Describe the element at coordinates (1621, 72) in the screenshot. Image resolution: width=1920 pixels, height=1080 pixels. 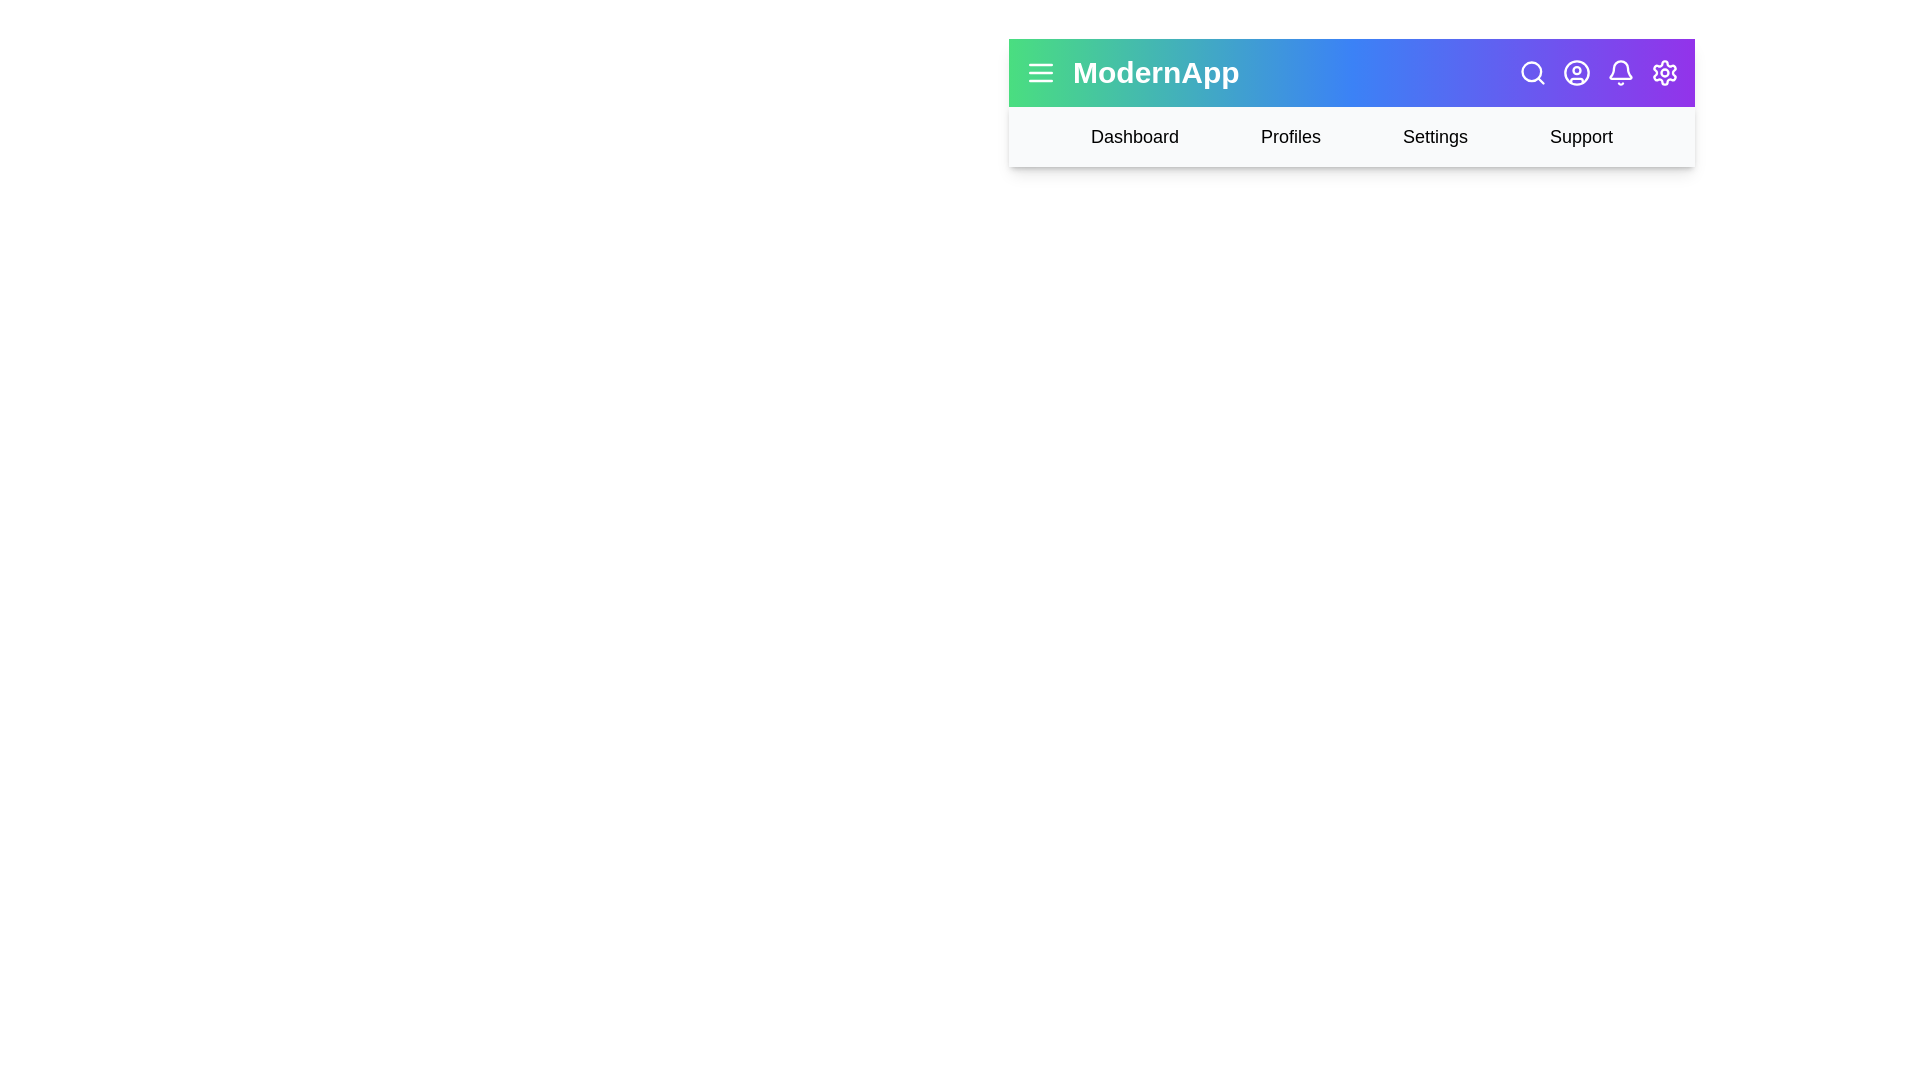
I see `the notification bell icon to view notifications` at that location.